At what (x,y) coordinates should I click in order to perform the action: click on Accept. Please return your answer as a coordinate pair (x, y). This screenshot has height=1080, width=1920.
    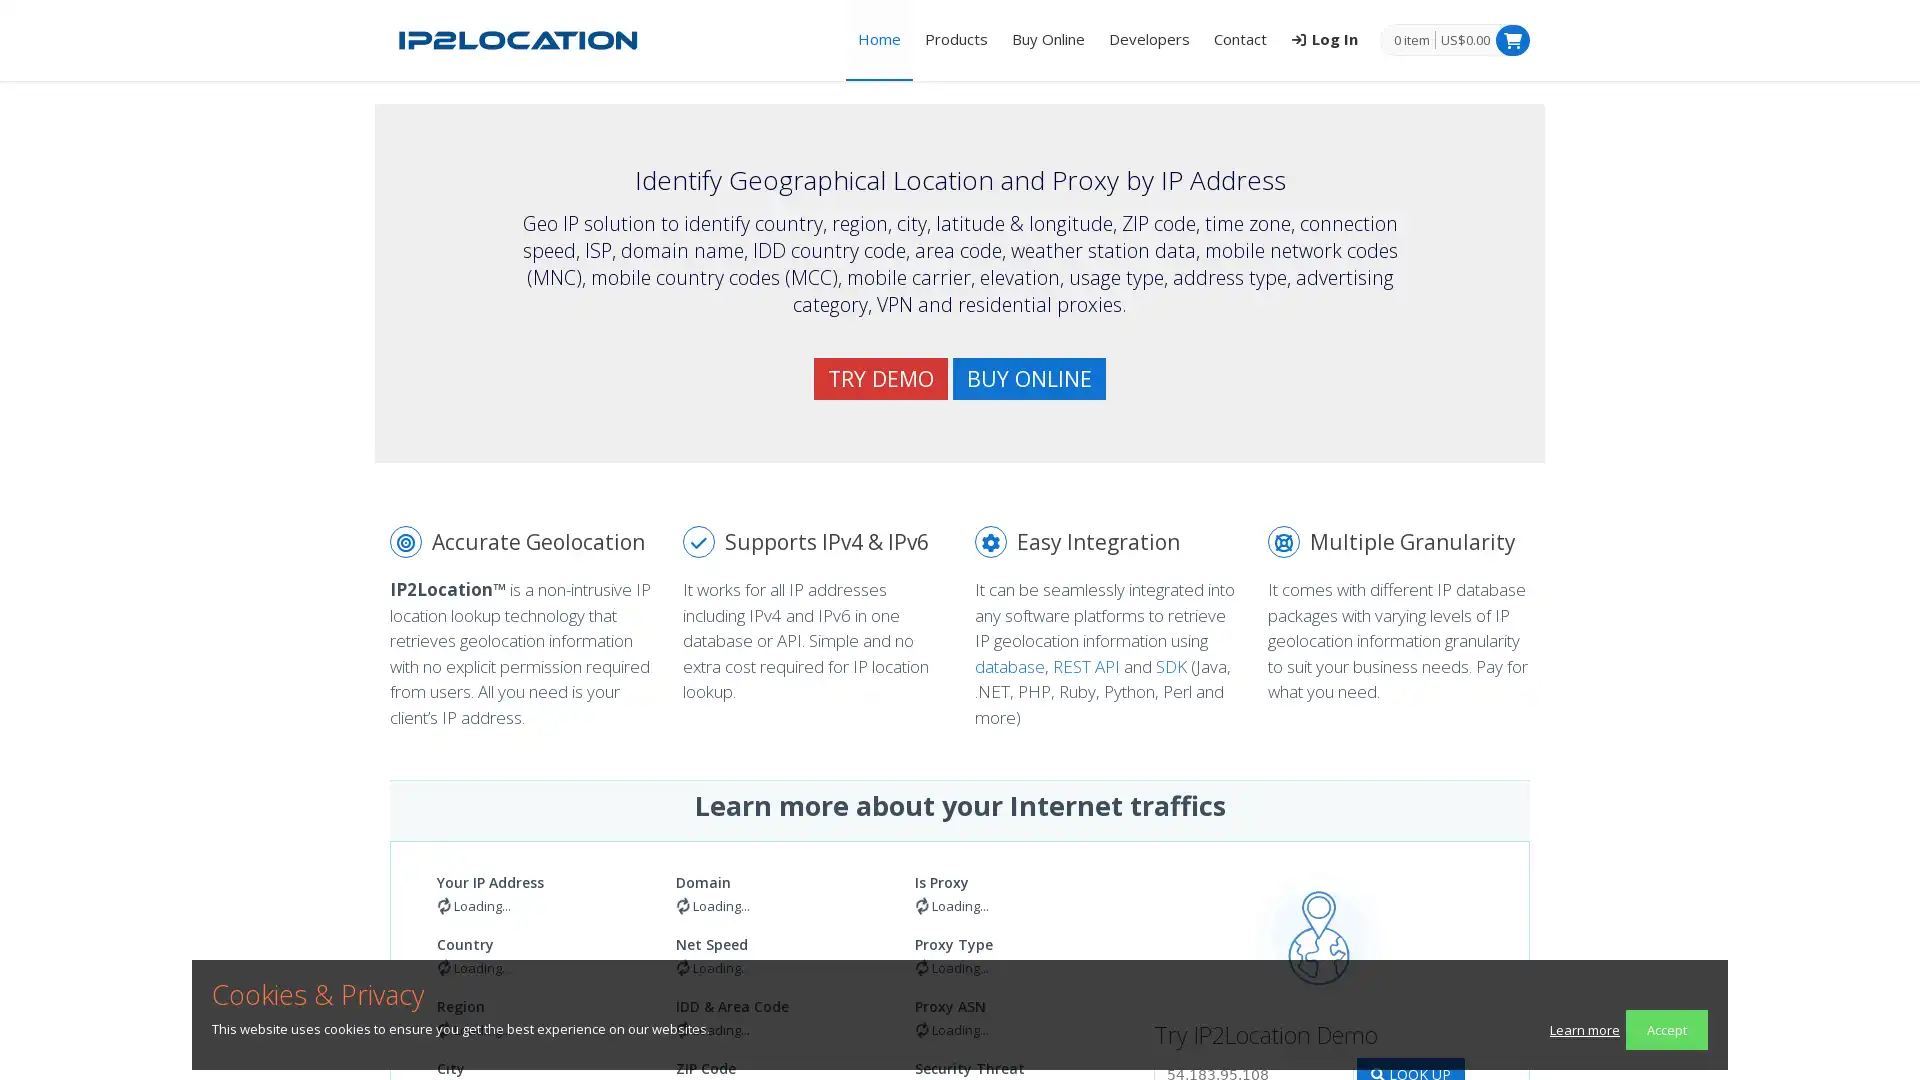
    Looking at the image, I should click on (1666, 1029).